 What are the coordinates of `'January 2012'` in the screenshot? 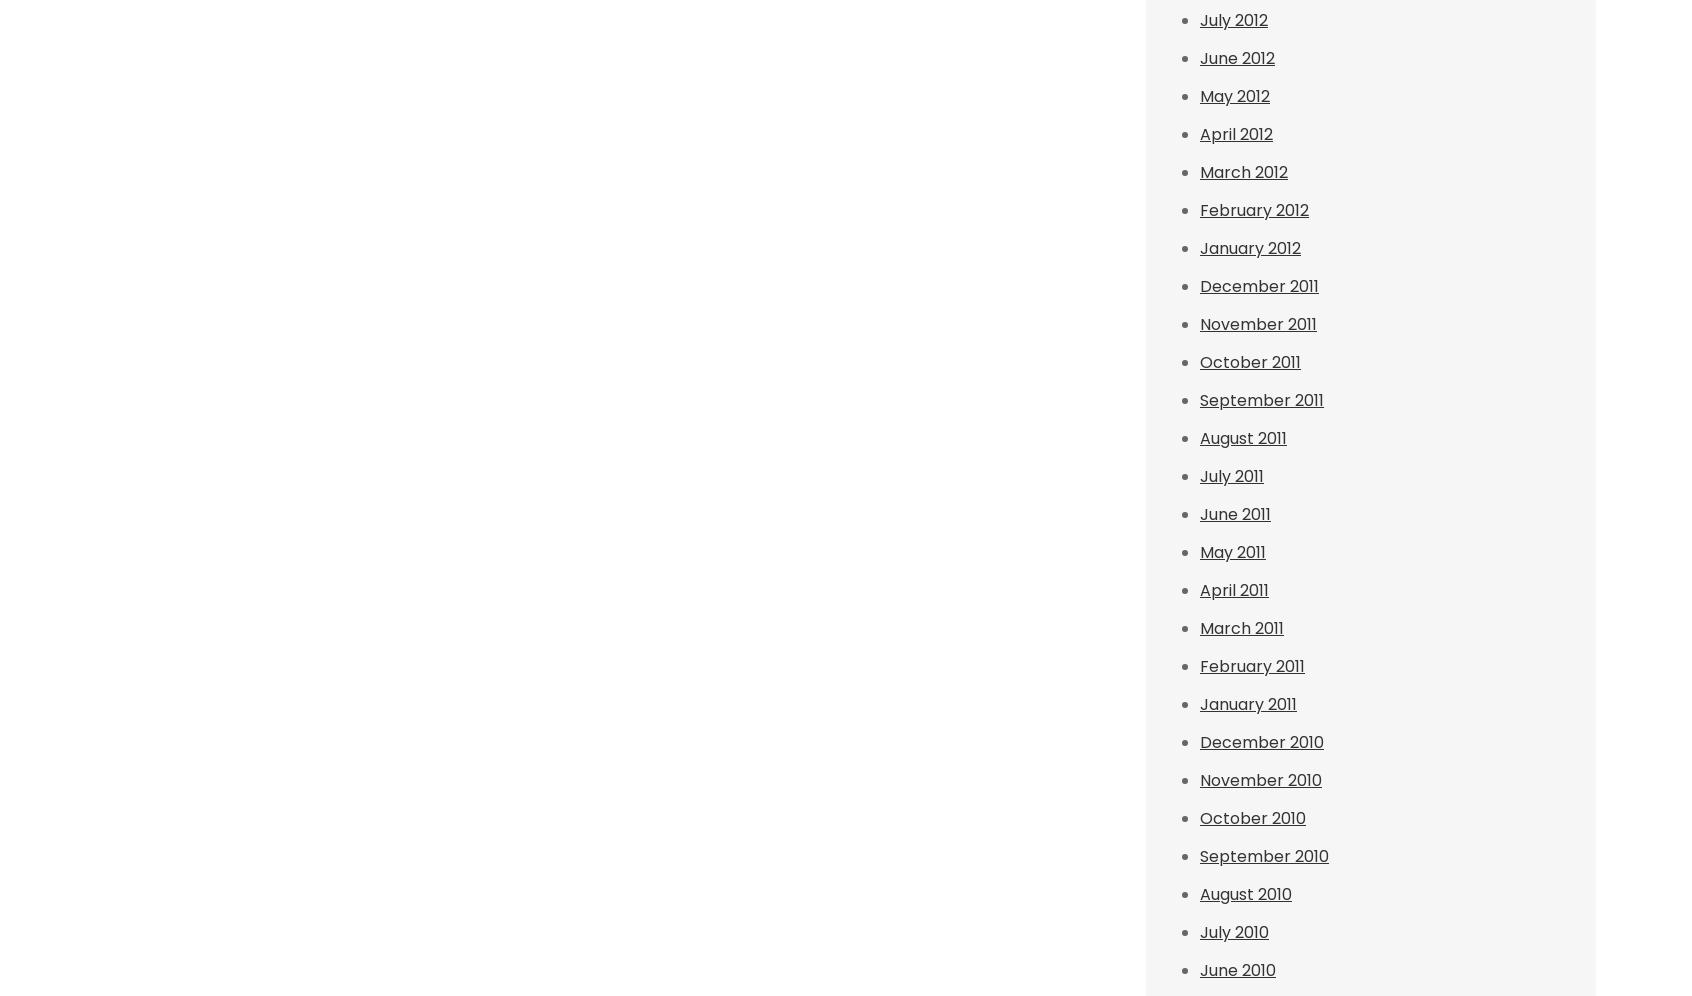 It's located at (1250, 247).